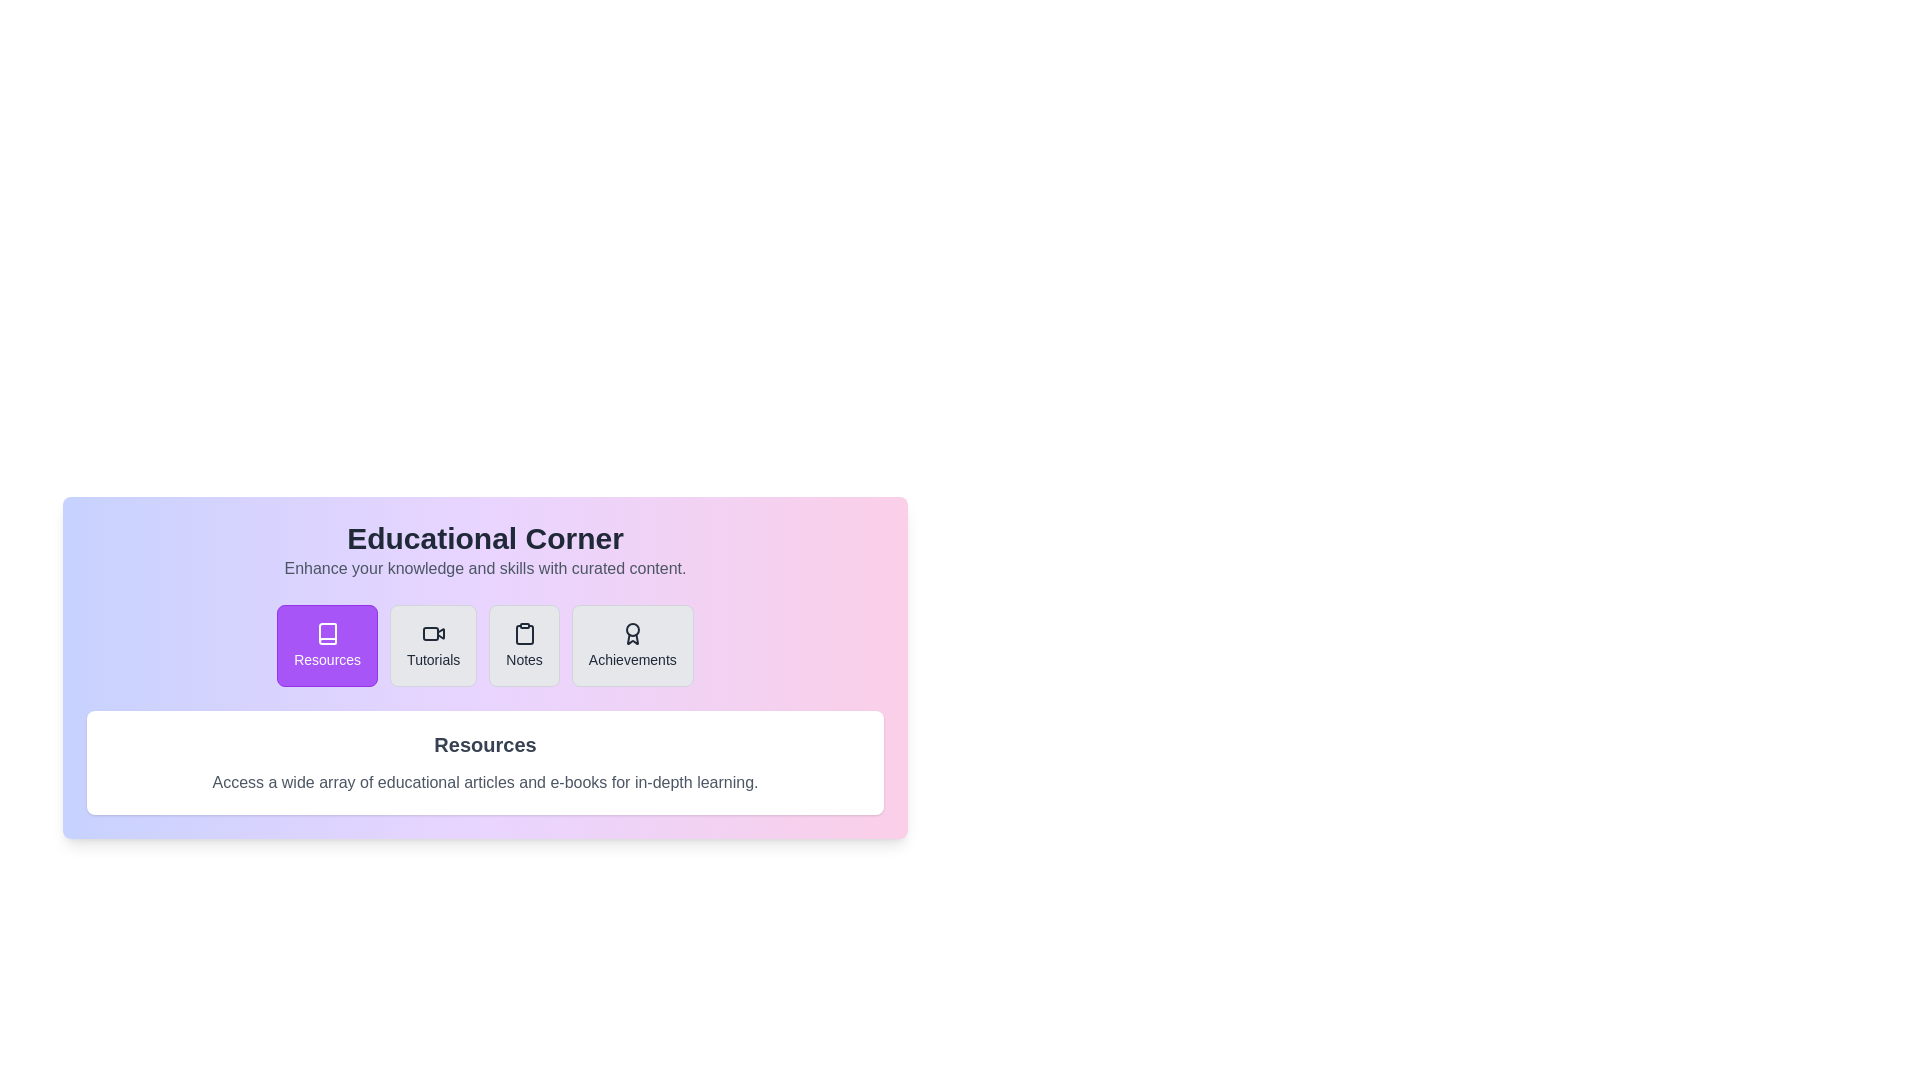  I want to click on the Achievements tab to view its educational content, so click(631, 645).